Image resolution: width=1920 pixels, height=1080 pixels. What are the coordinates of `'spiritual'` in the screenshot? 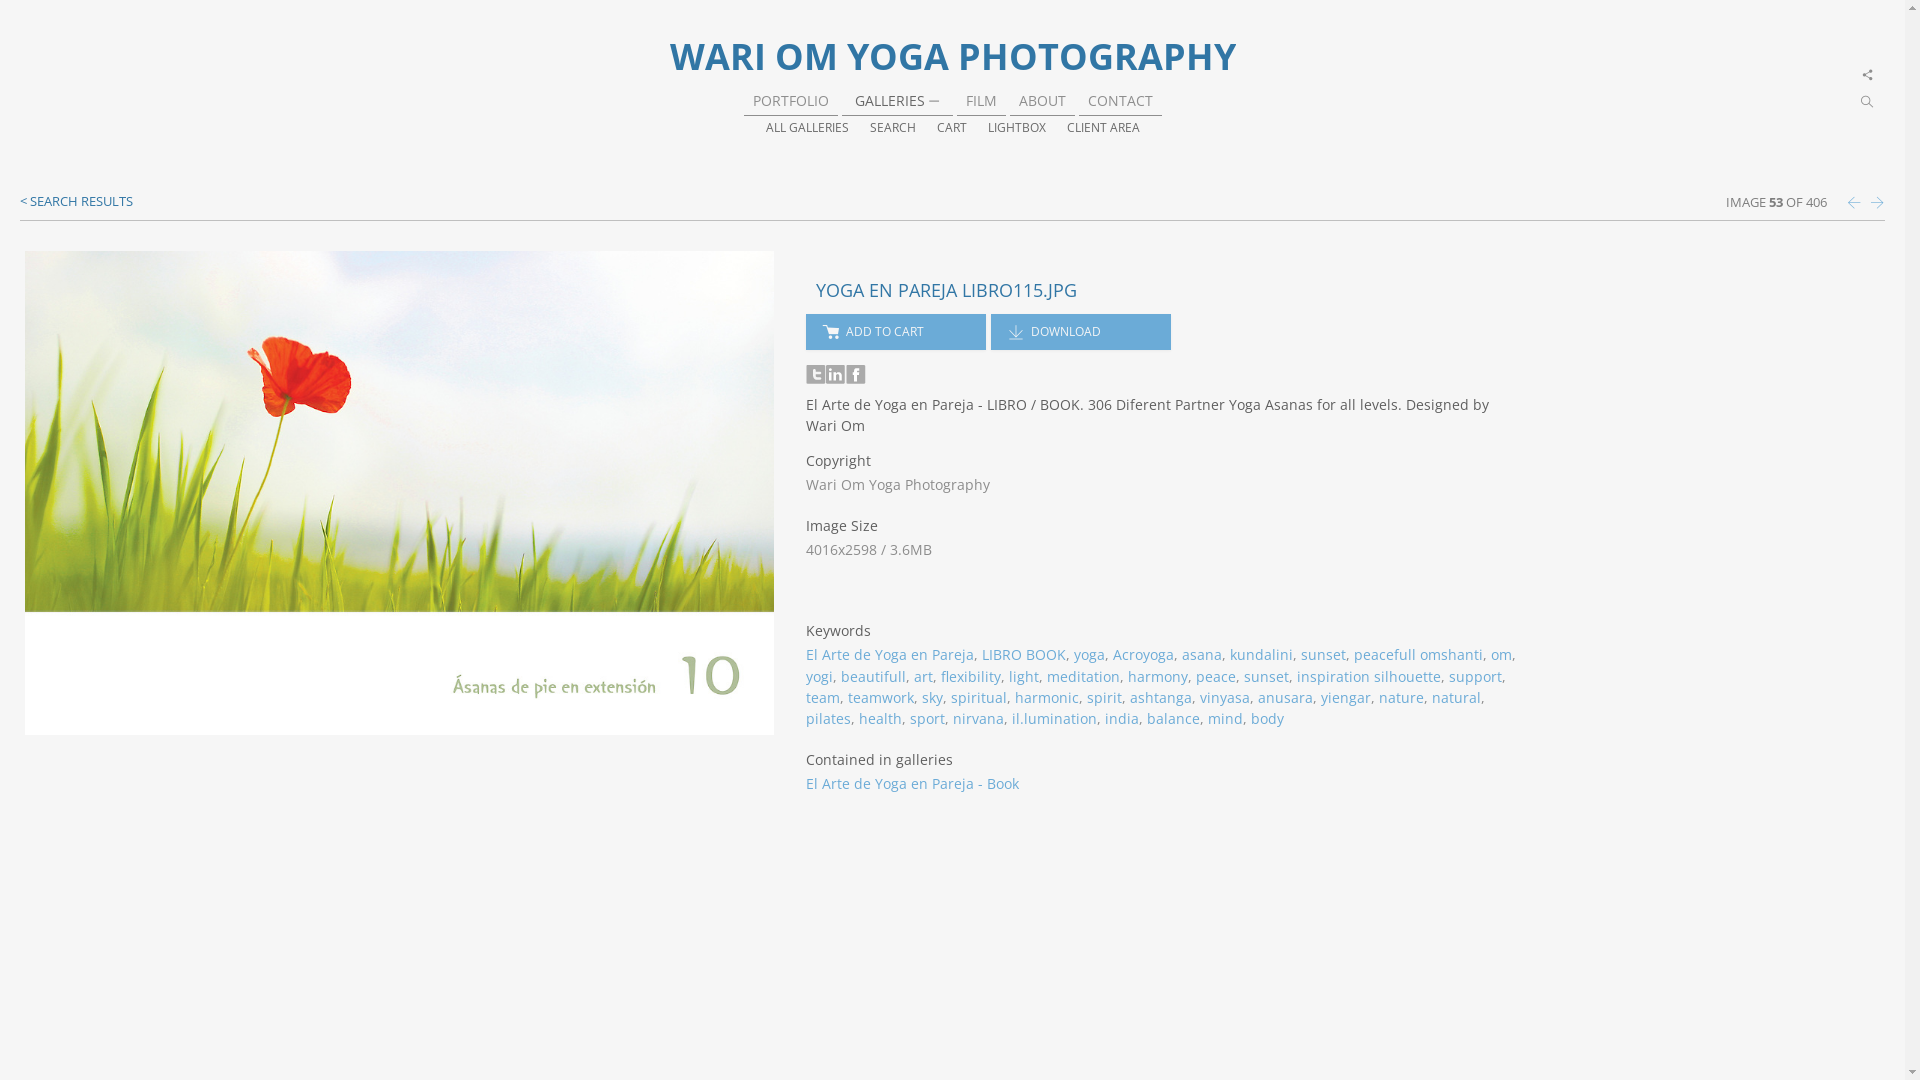 It's located at (979, 696).